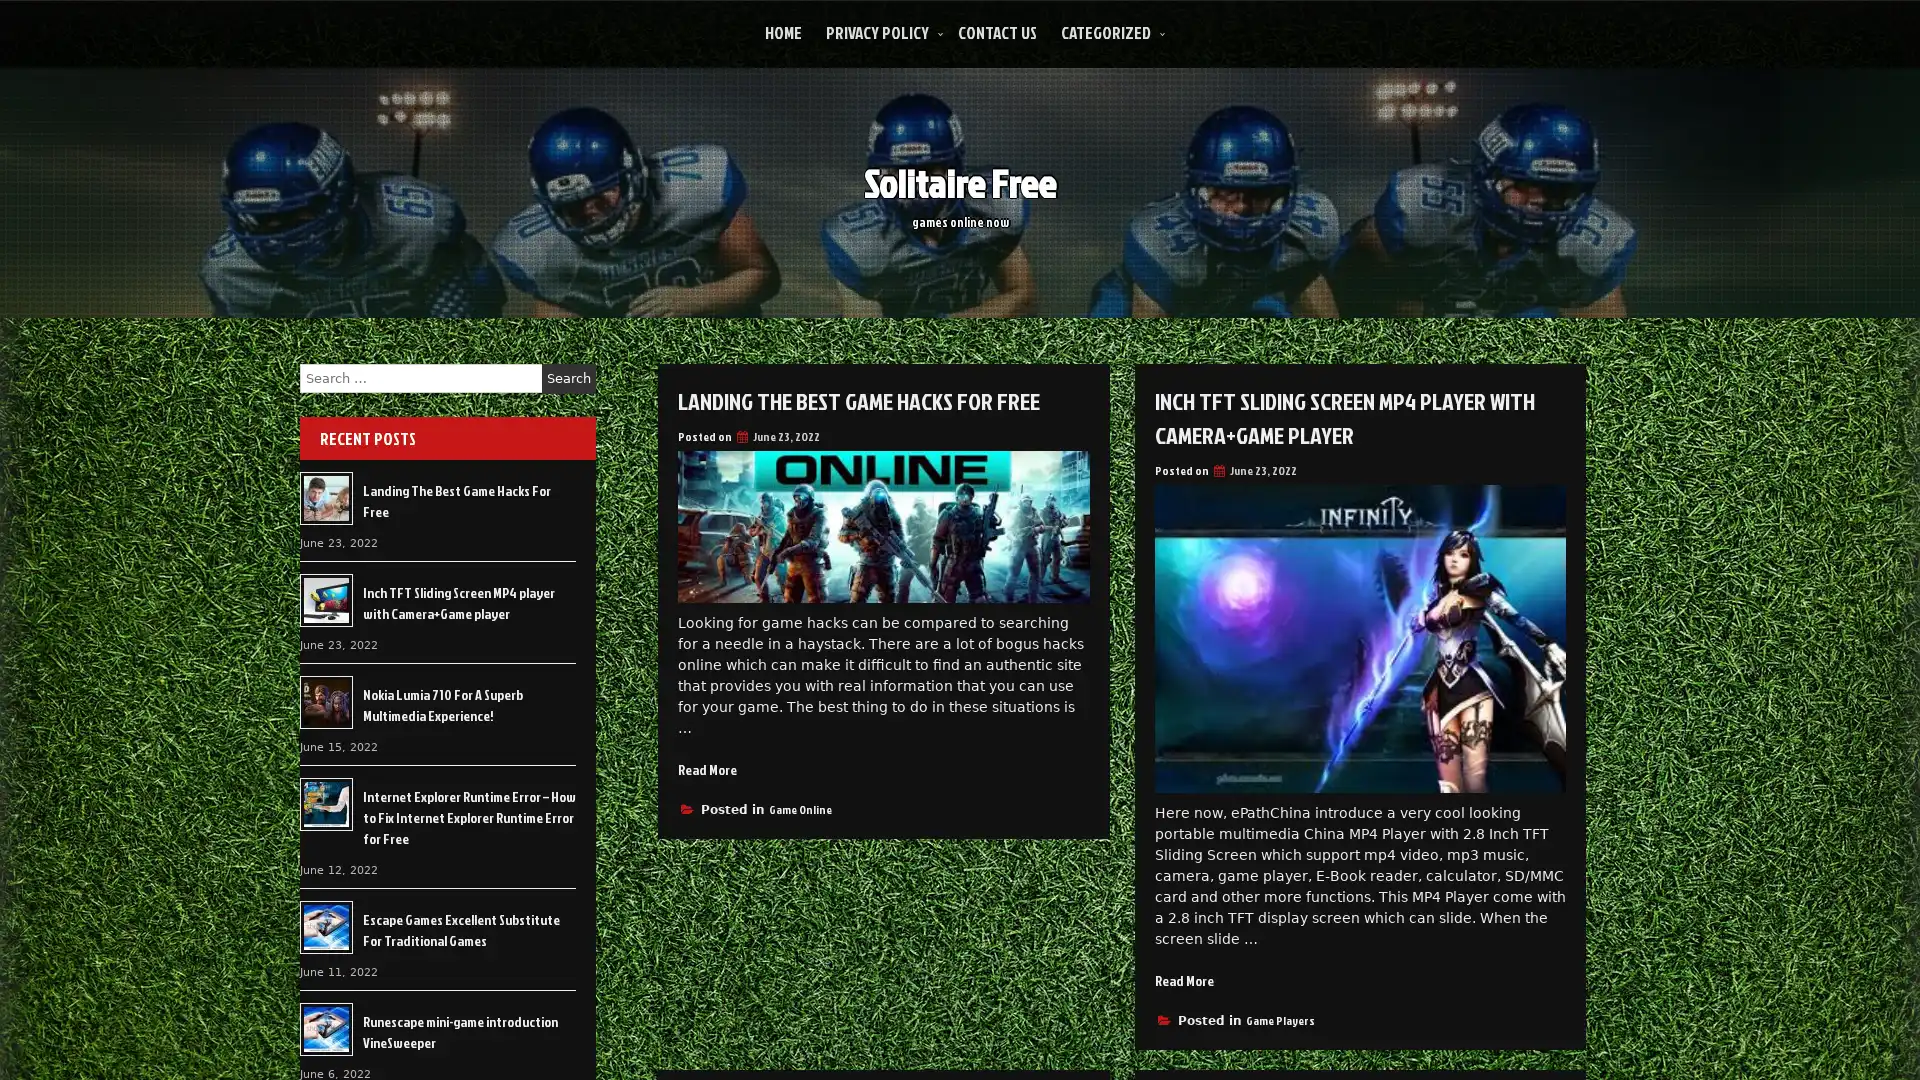 This screenshot has width=1920, height=1080. Describe the element at coordinates (568, 378) in the screenshot. I see `Search` at that location.